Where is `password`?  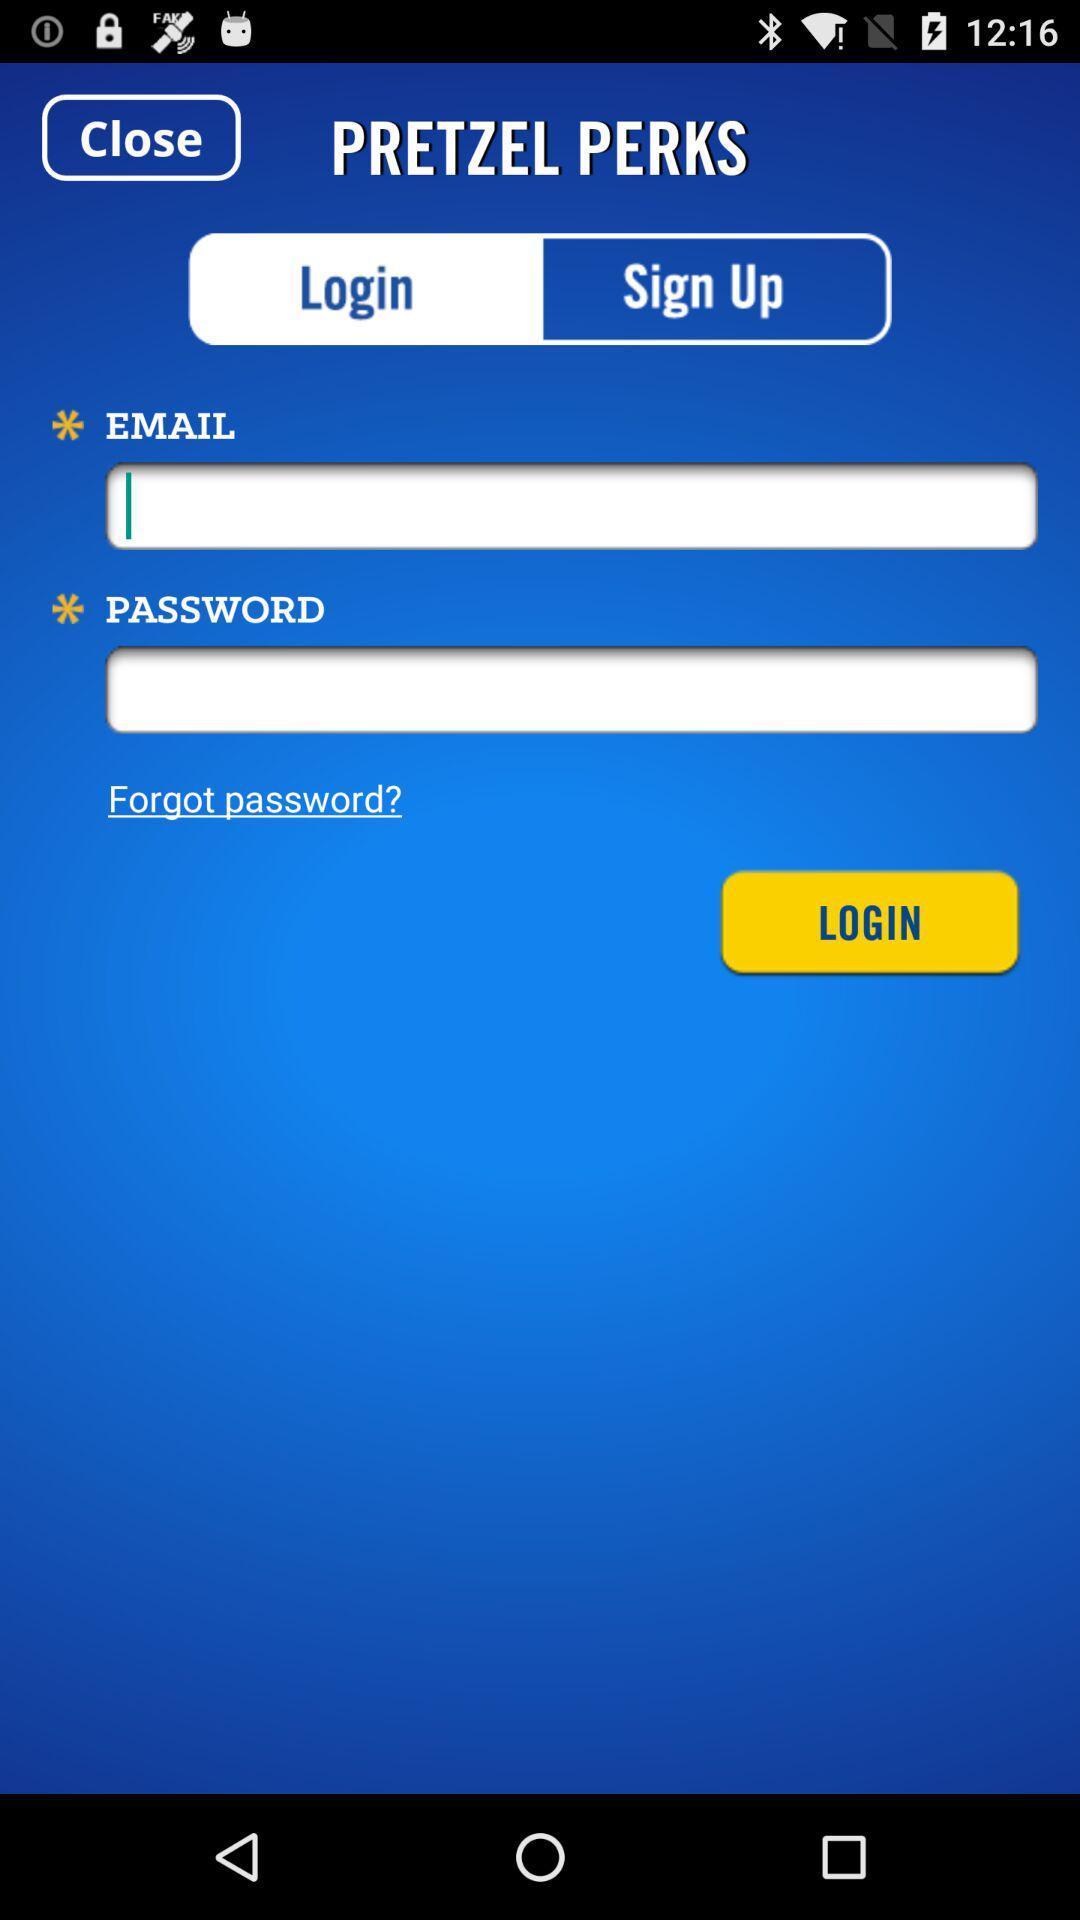 password is located at coordinates (571, 689).